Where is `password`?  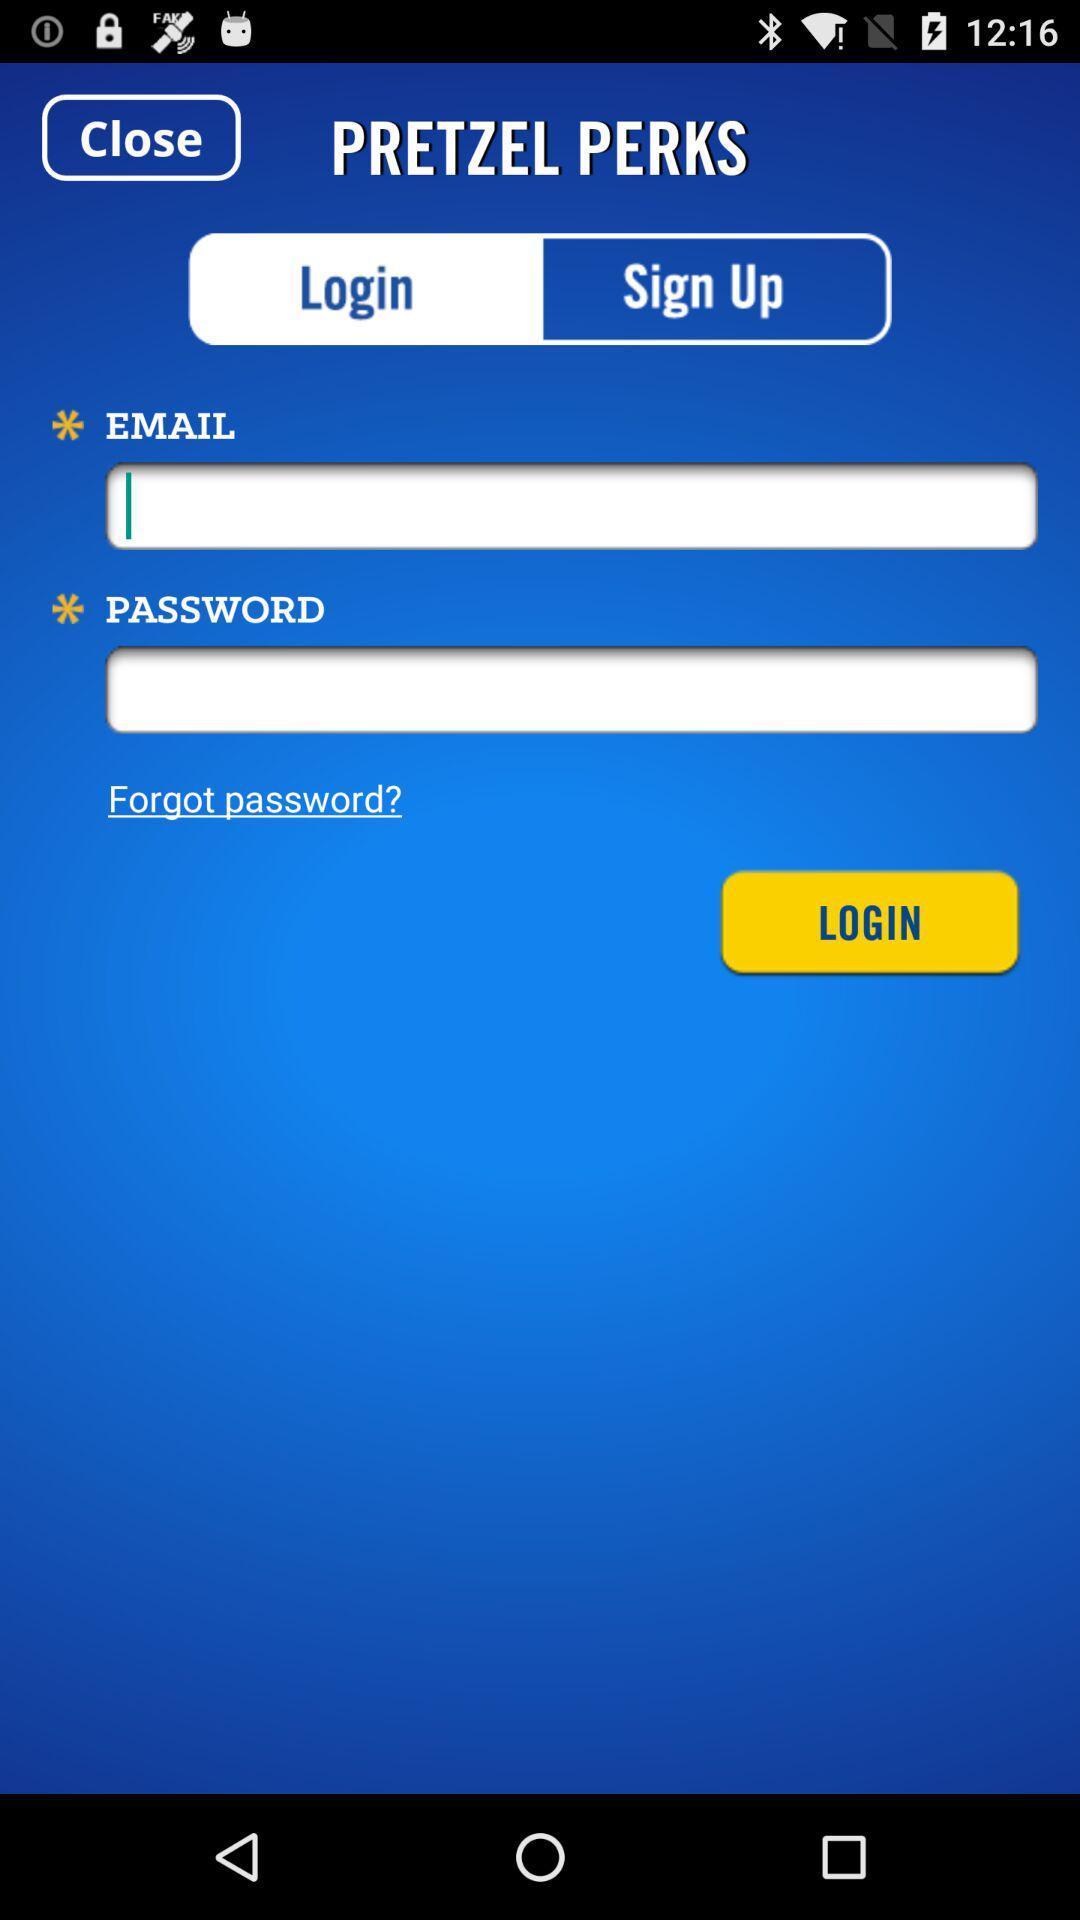 password is located at coordinates (571, 689).